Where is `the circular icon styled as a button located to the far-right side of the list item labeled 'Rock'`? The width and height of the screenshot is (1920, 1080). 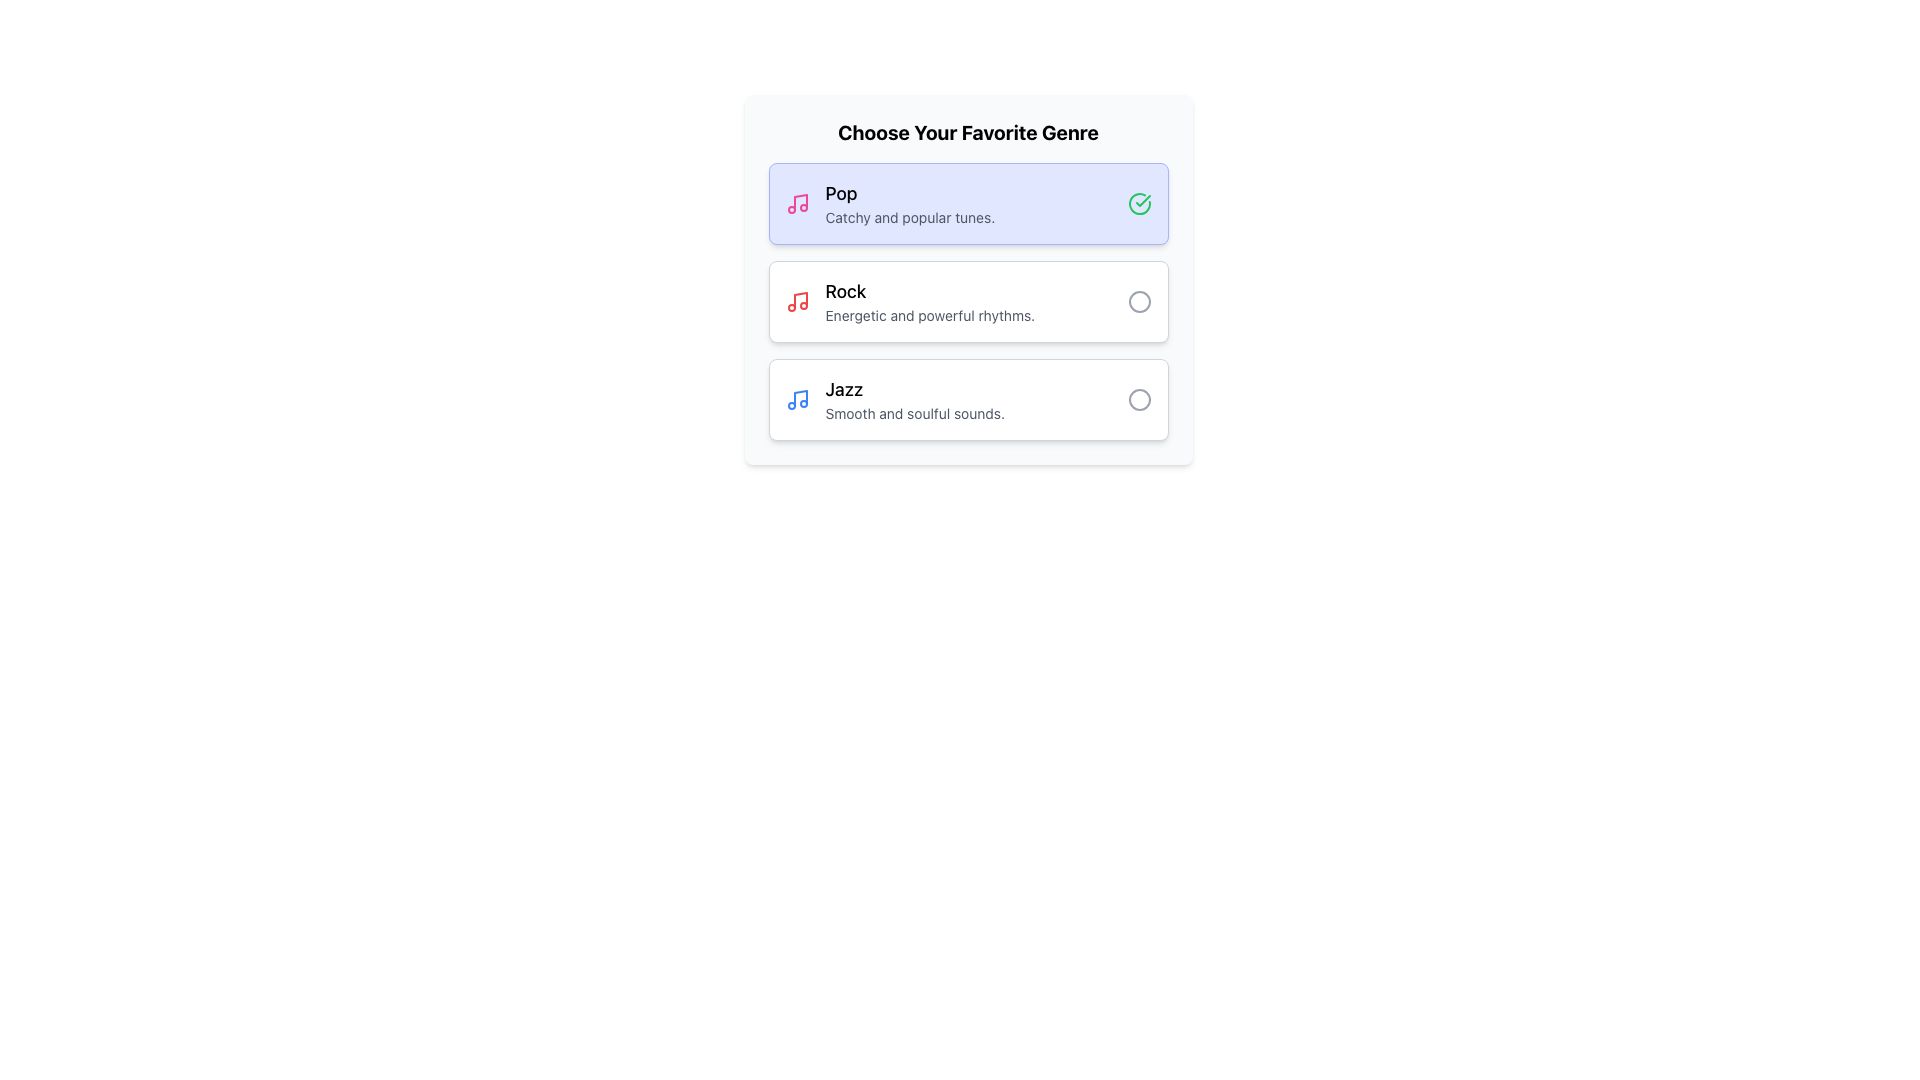 the circular icon styled as a button located to the far-right side of the list item labeled 'Rock' is located at coordinates (1139, 301).